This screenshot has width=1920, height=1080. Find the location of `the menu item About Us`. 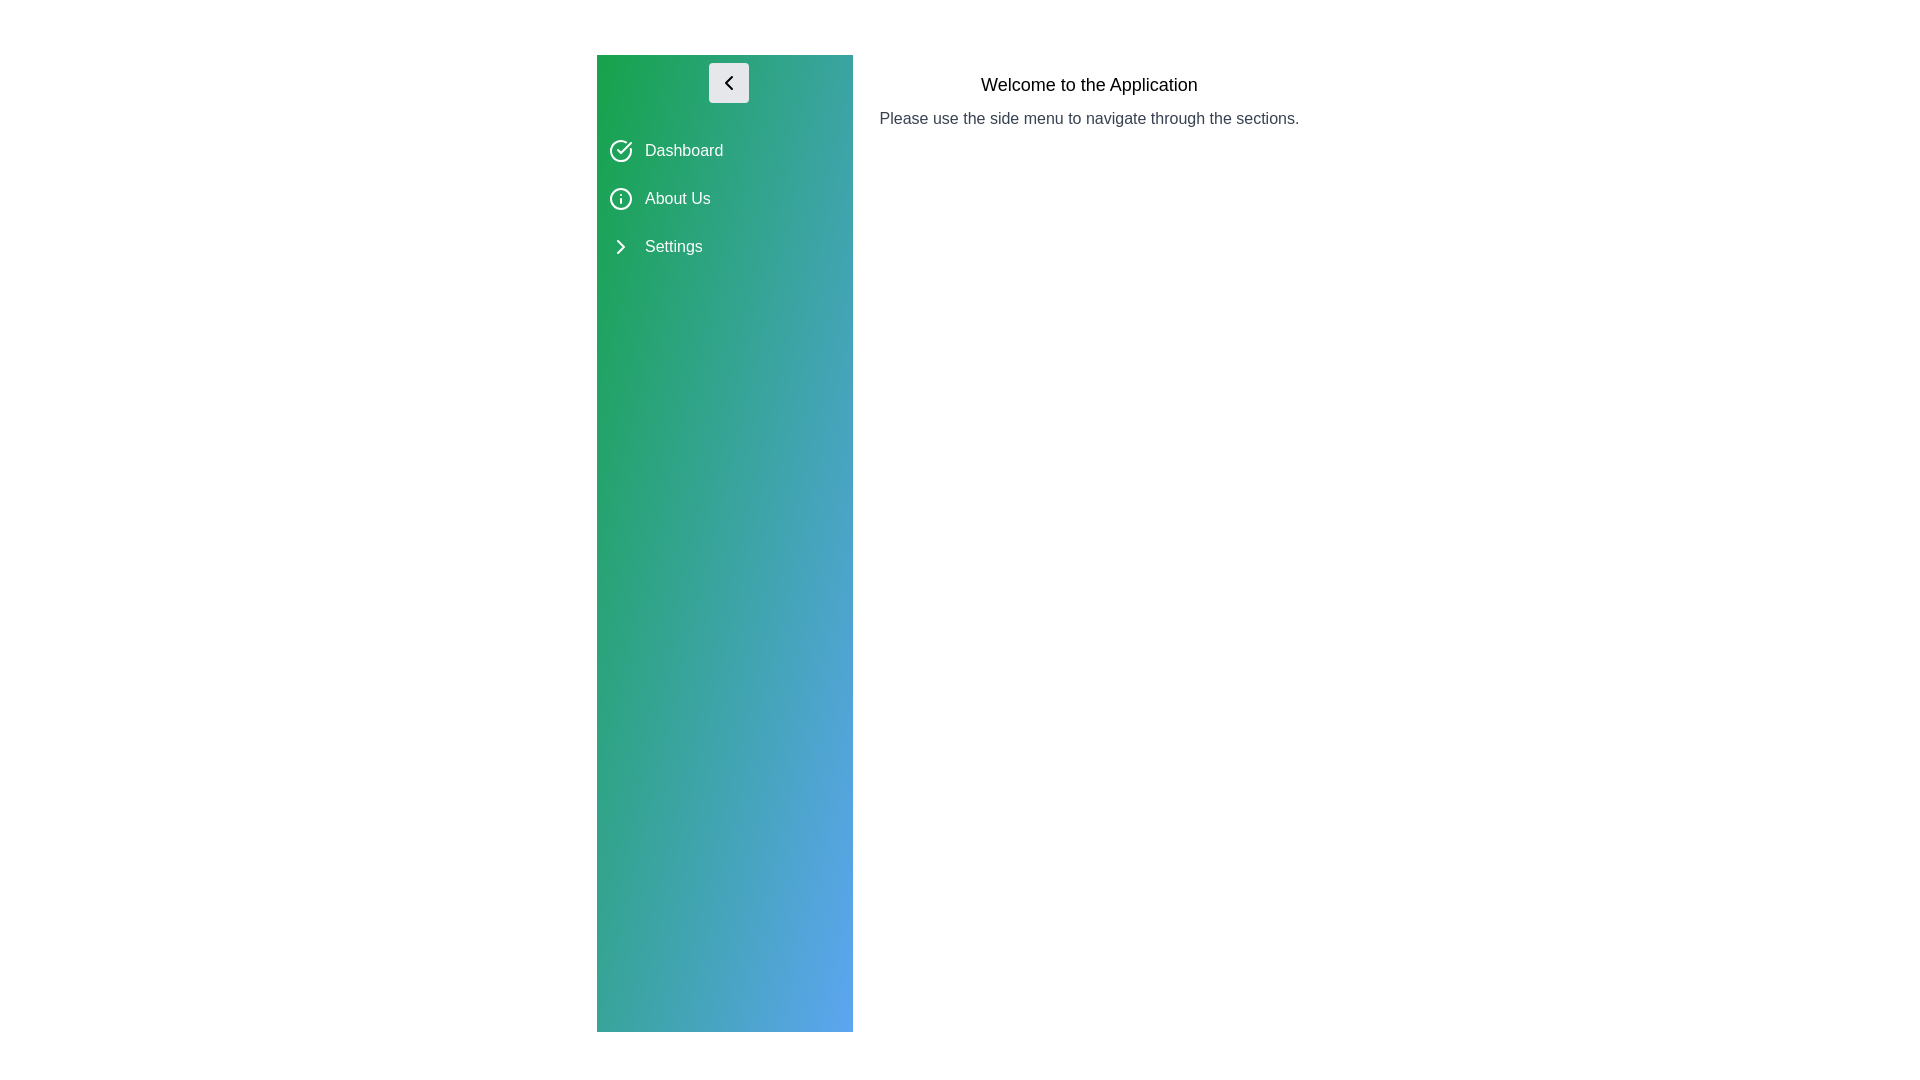

the menu item About Us is located at coordinates (723, 199).